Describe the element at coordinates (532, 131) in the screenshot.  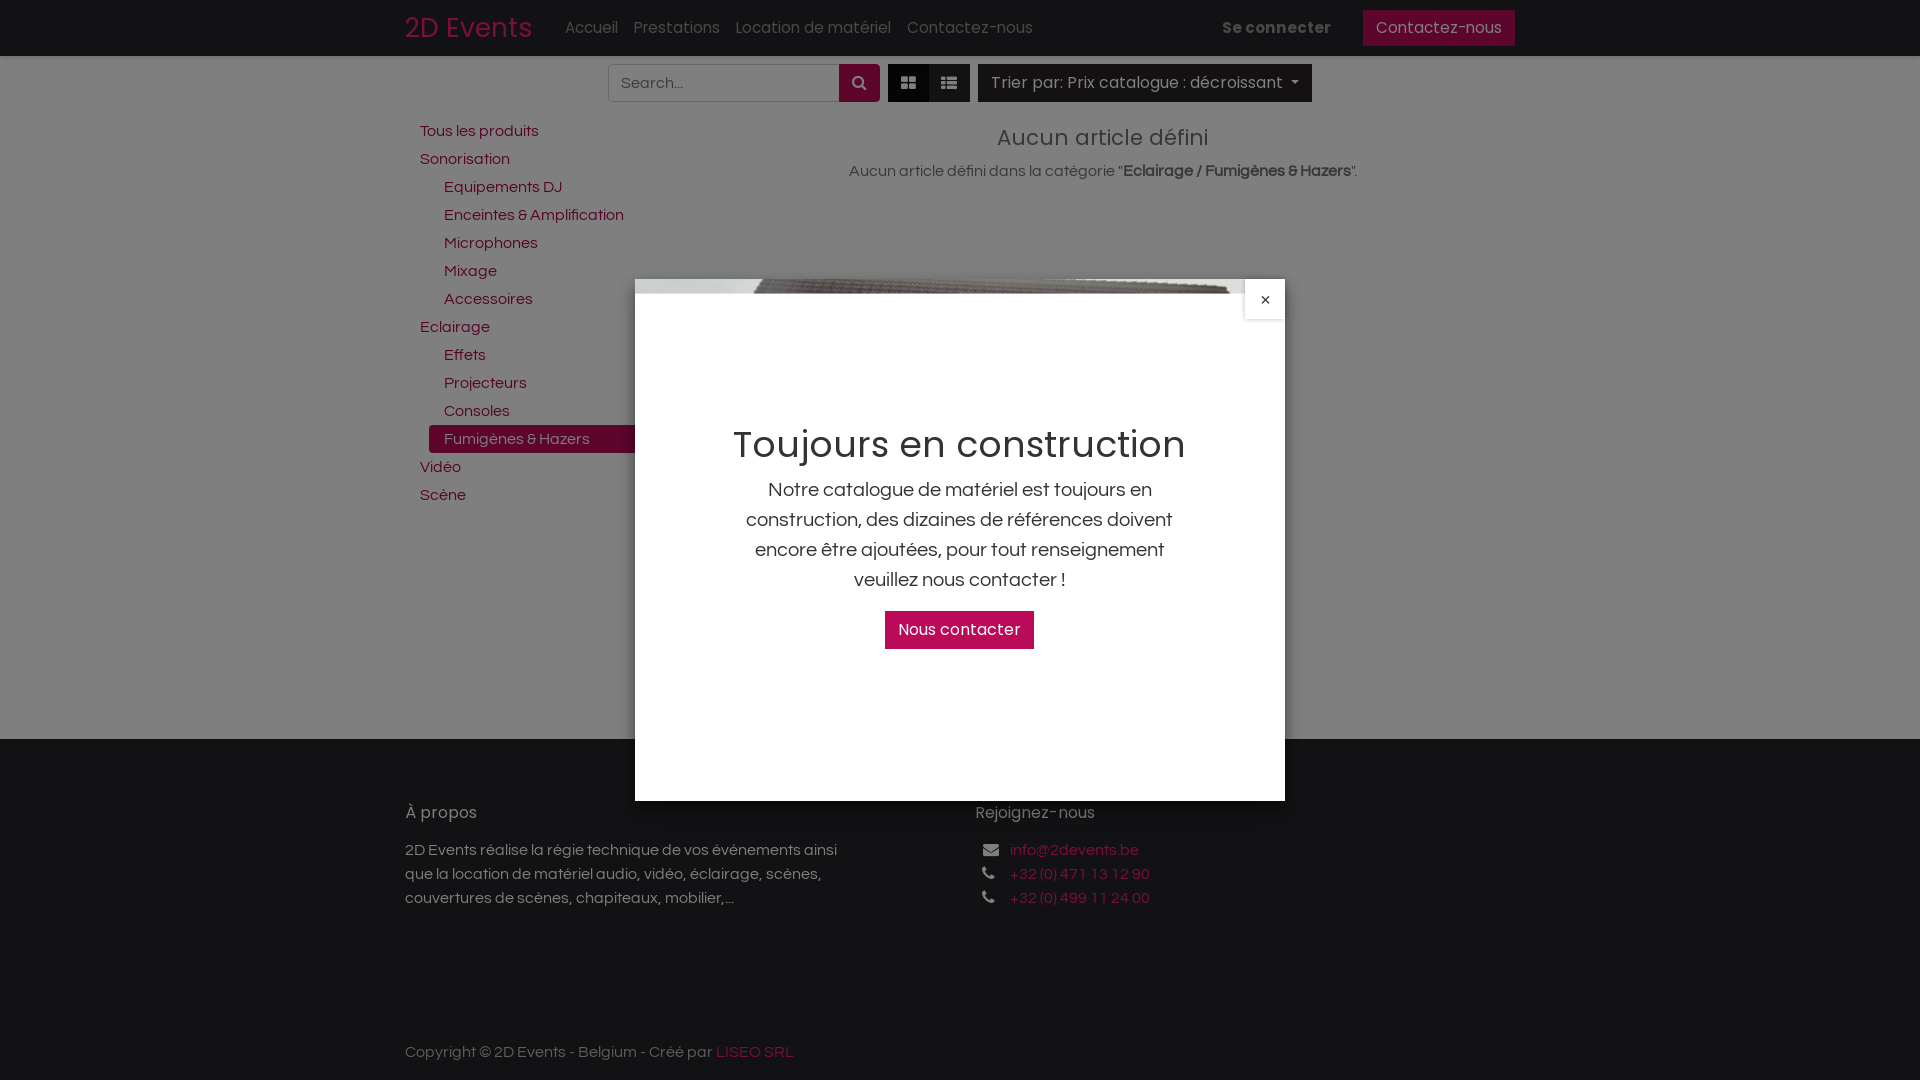
I see `'Tous les produits'` at that location.